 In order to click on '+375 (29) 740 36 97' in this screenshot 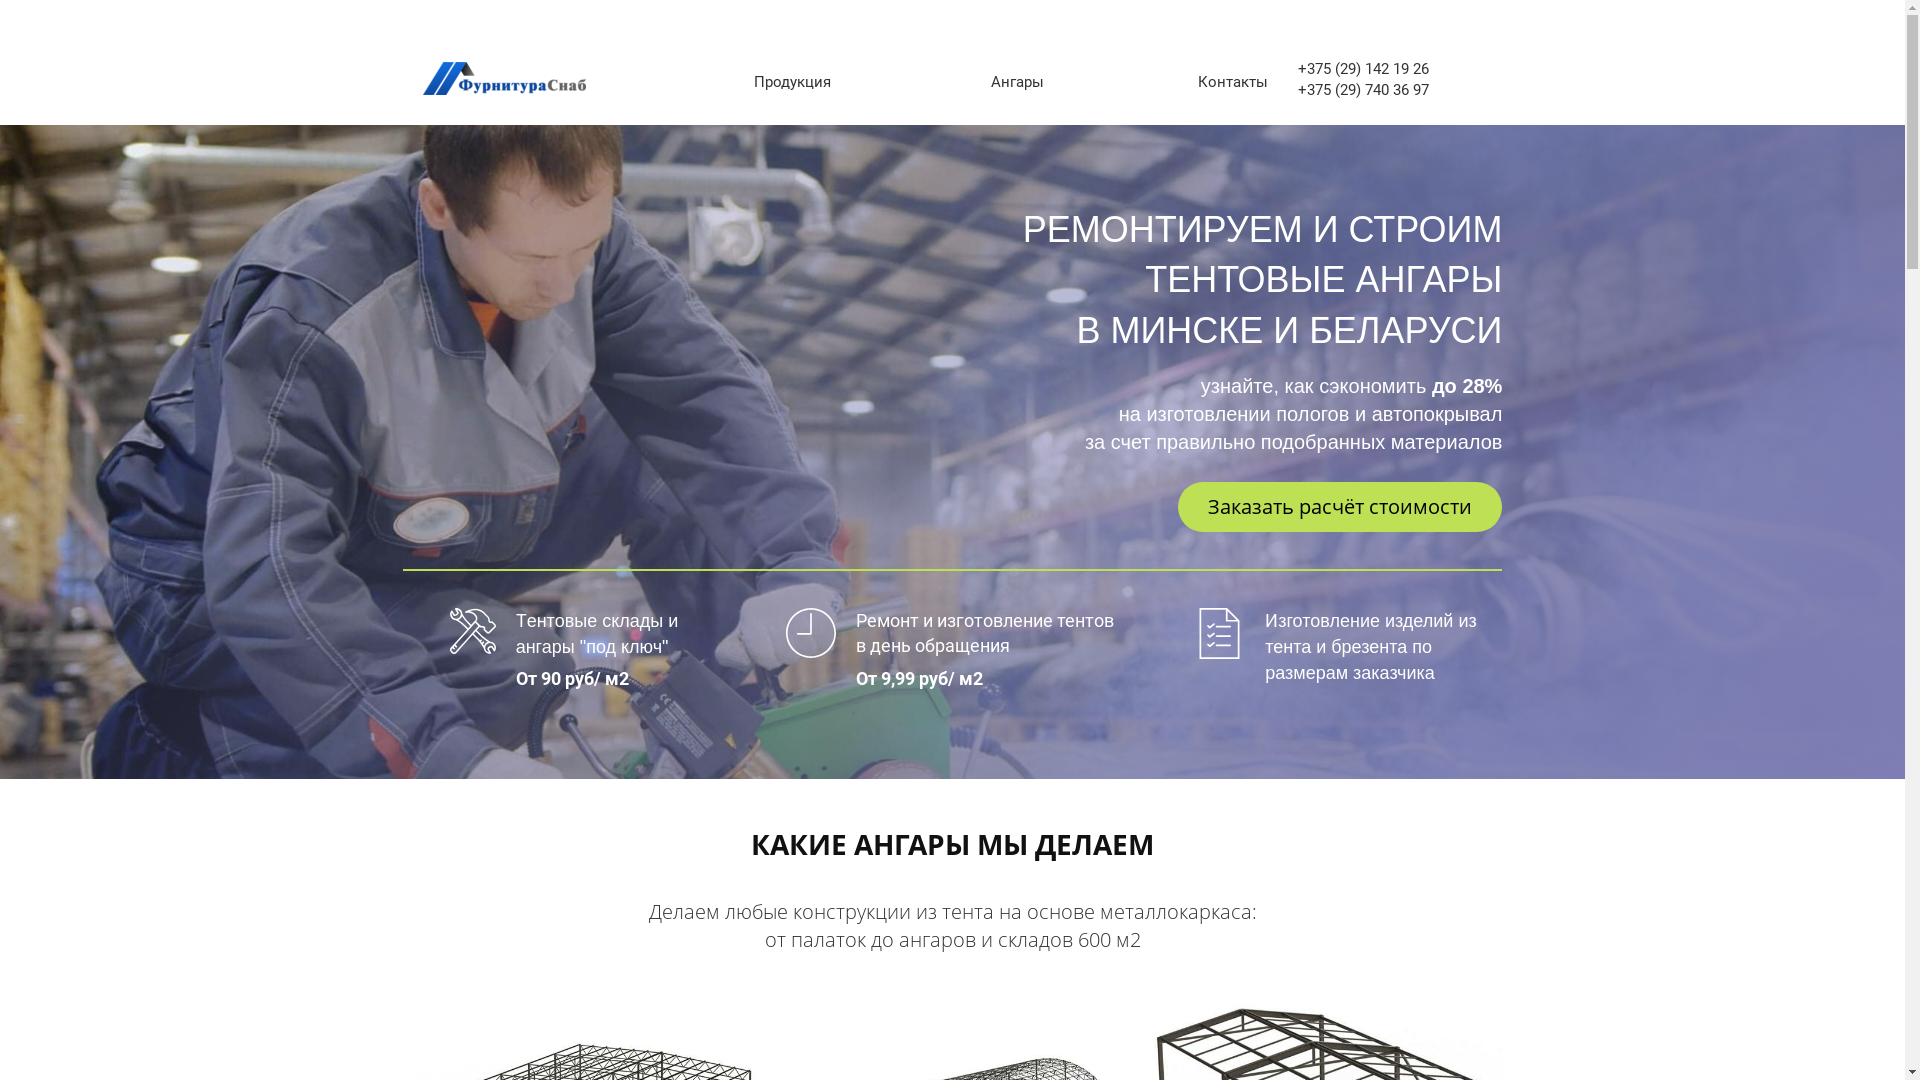, I will do `click(1297, 90)`.